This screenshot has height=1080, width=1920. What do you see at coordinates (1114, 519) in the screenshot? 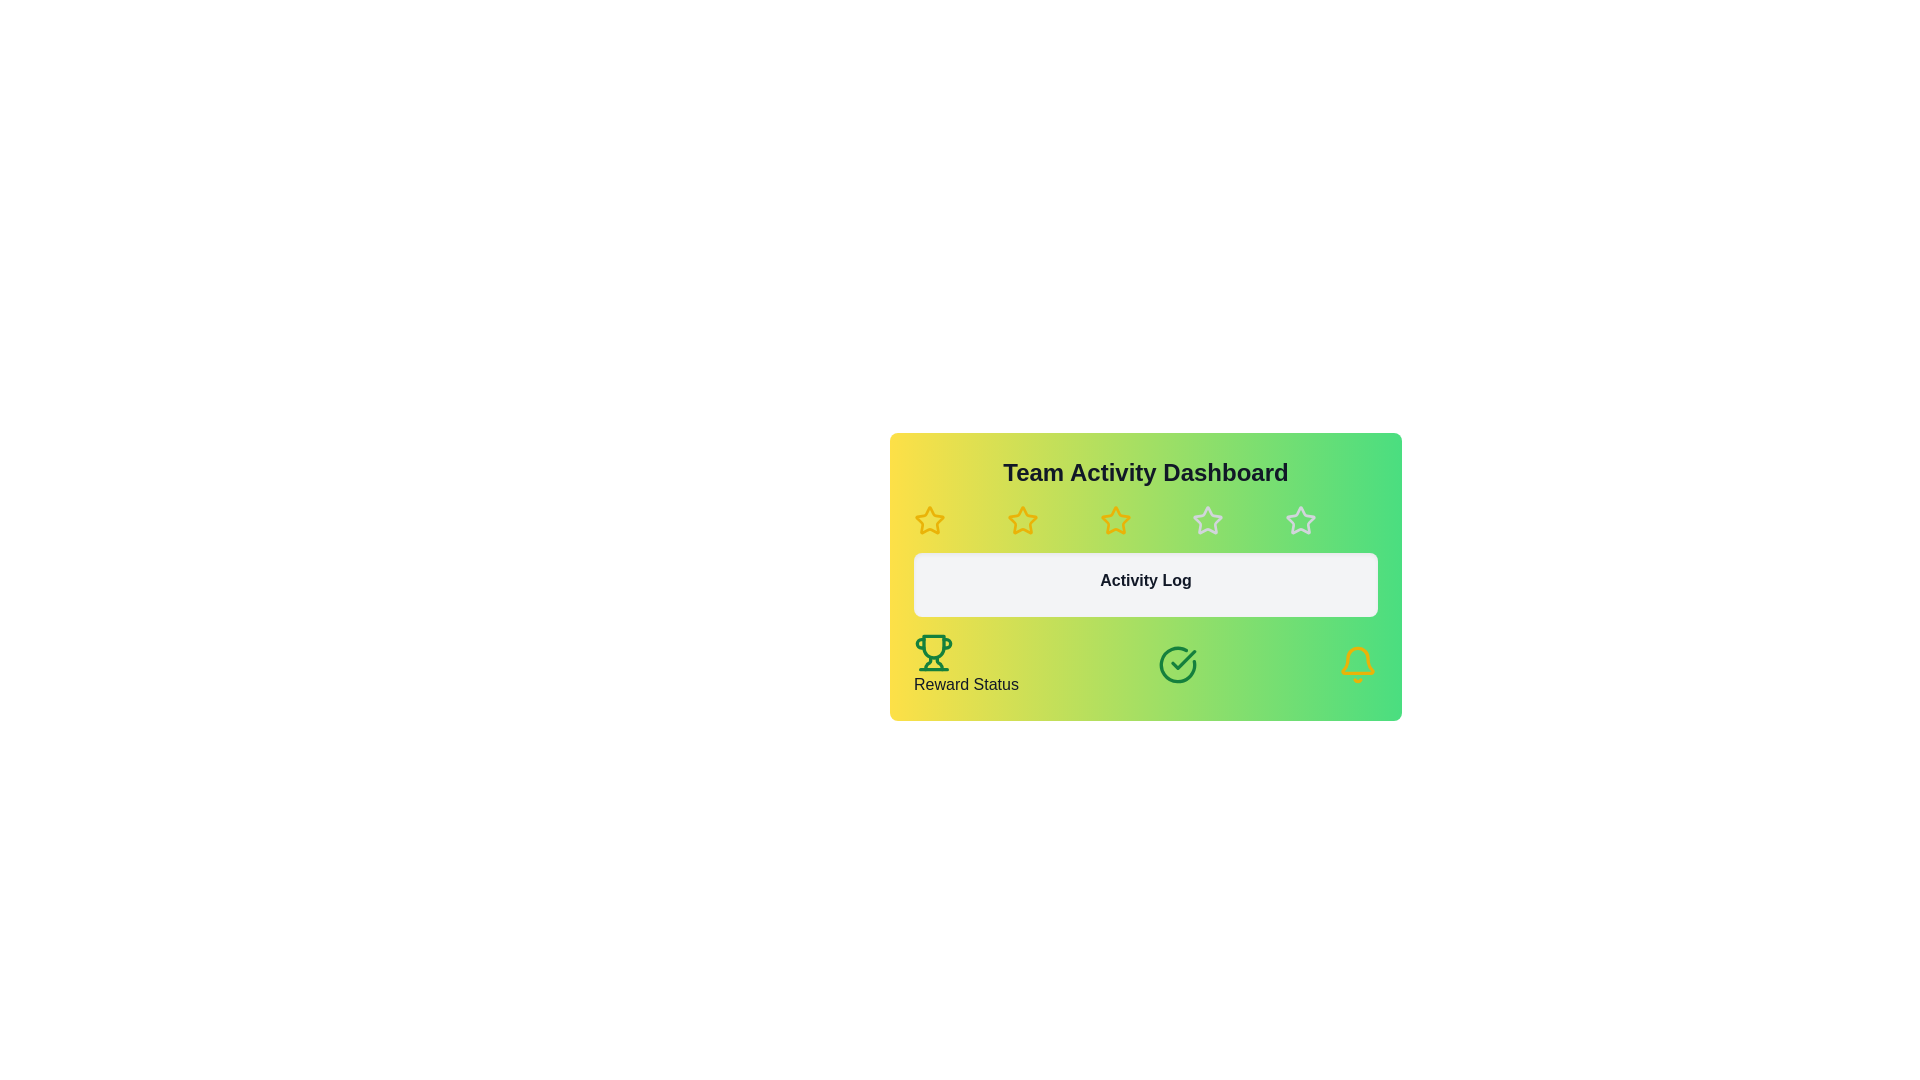
I see `the second star icon with a yellow stroke outline in the 'Team Activity Dashboard'` at bounding box center [1114, 519].